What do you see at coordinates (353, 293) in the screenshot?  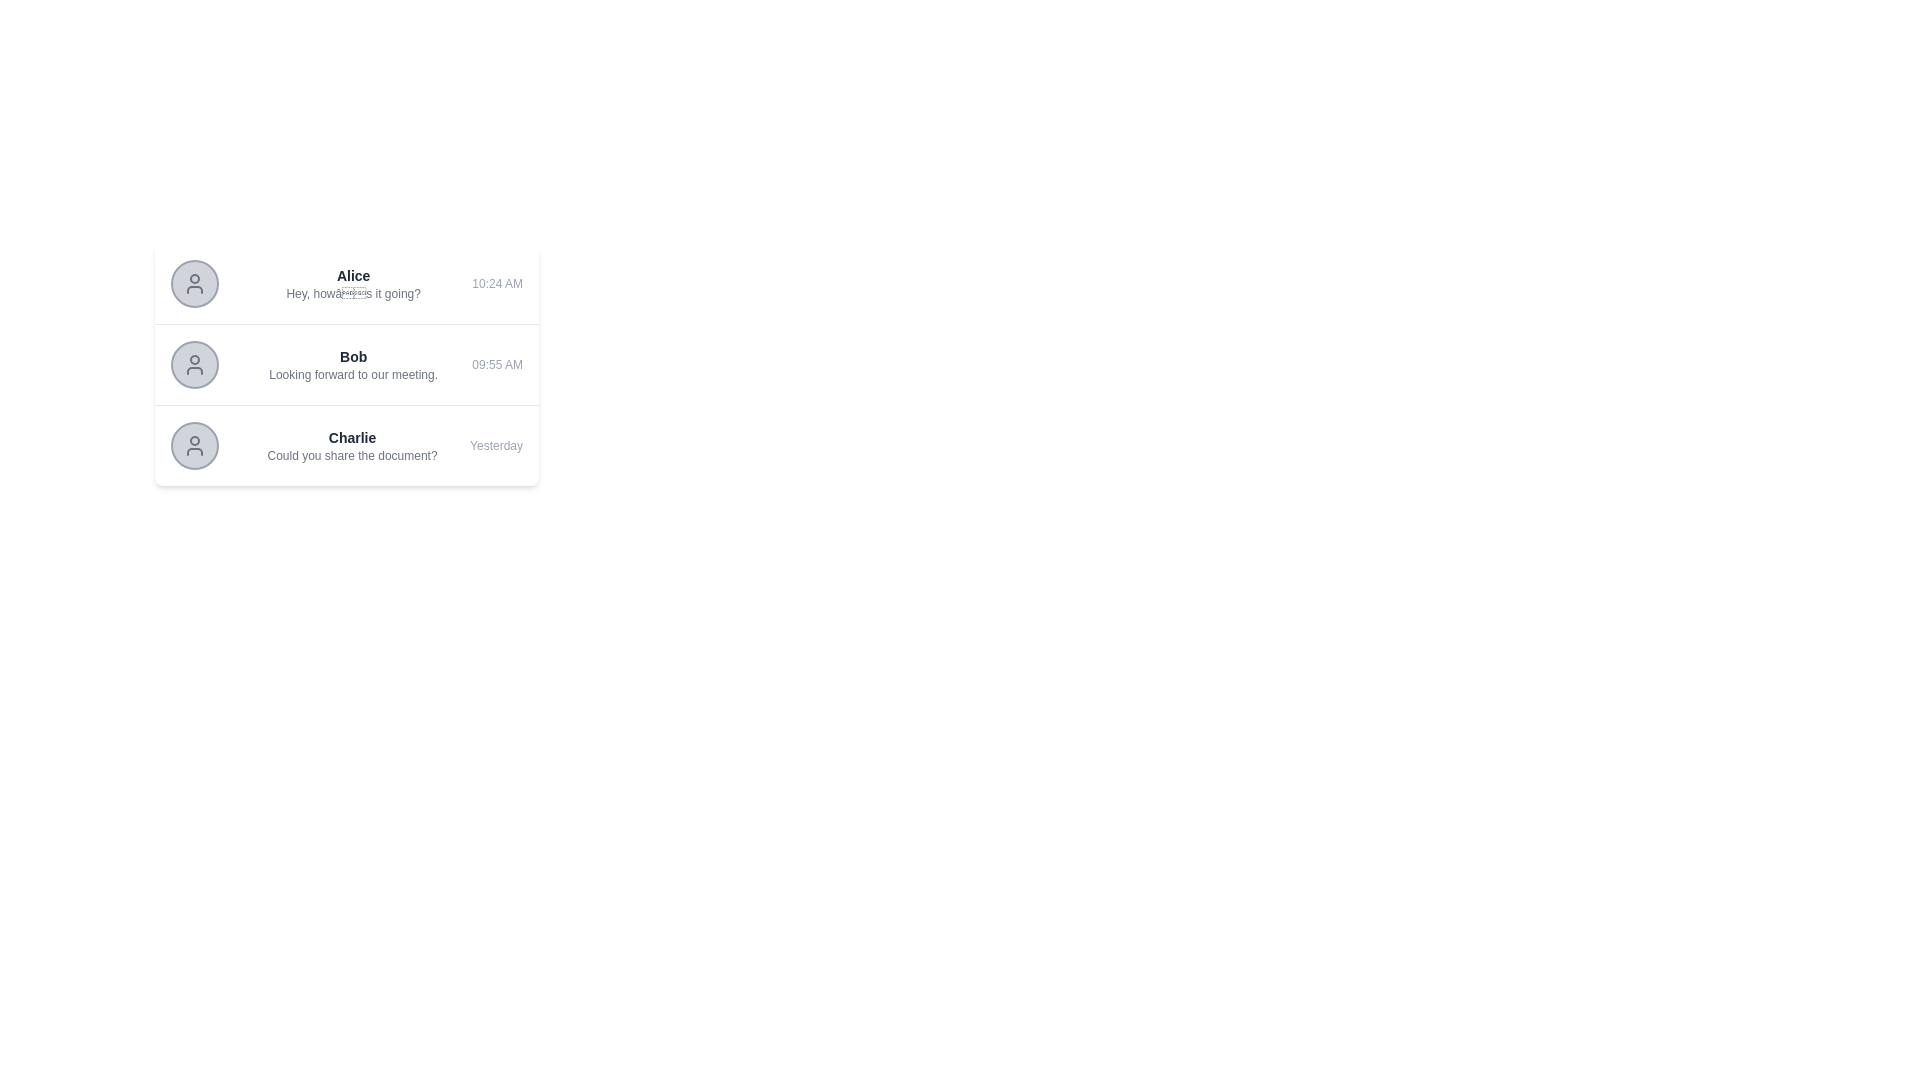 I see `the Text Label displaying the preview of the most recent message in the conversation thread, located beneath the name 'Alice' in the conversation card` at bounding box center [353, 293].